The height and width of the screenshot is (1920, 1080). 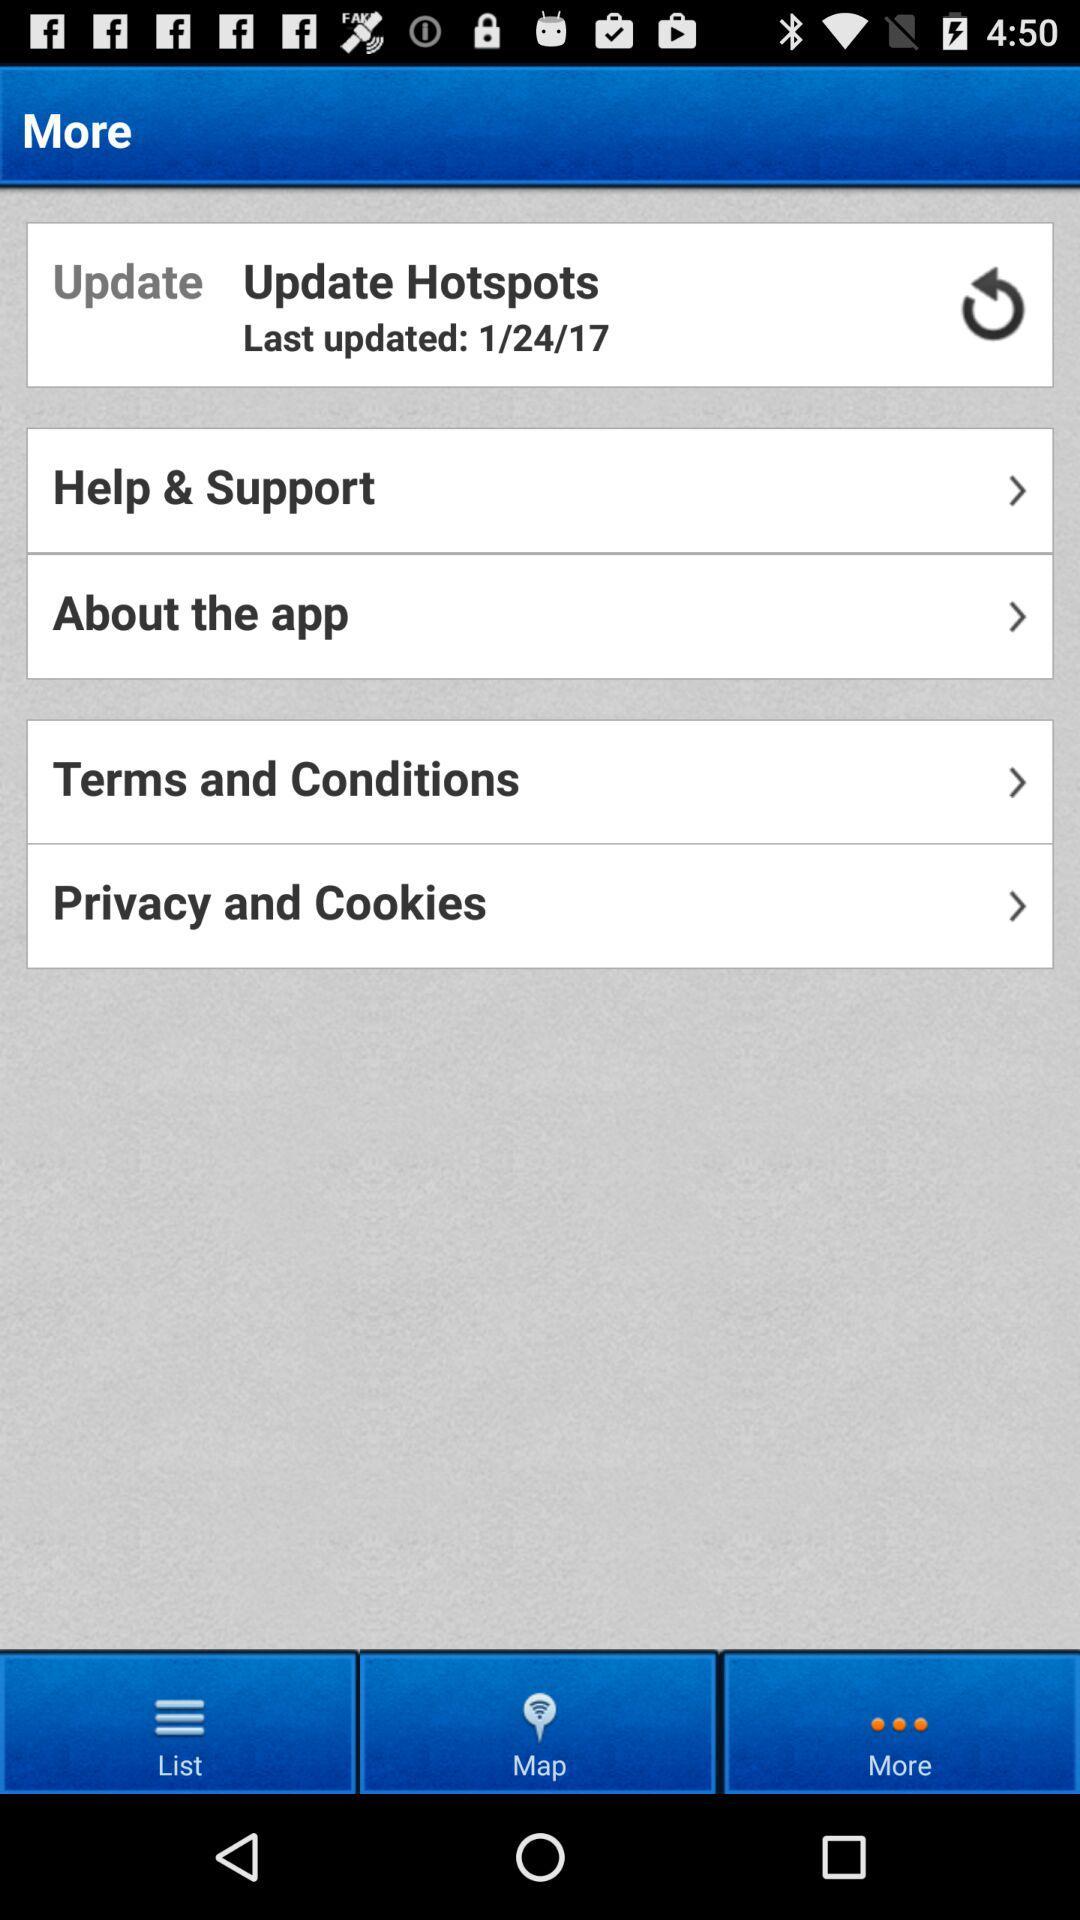 What do you see at coordinates (540, 781) in the screenshot?
I see `terms and conditions item` at bounding box center [540, 781].